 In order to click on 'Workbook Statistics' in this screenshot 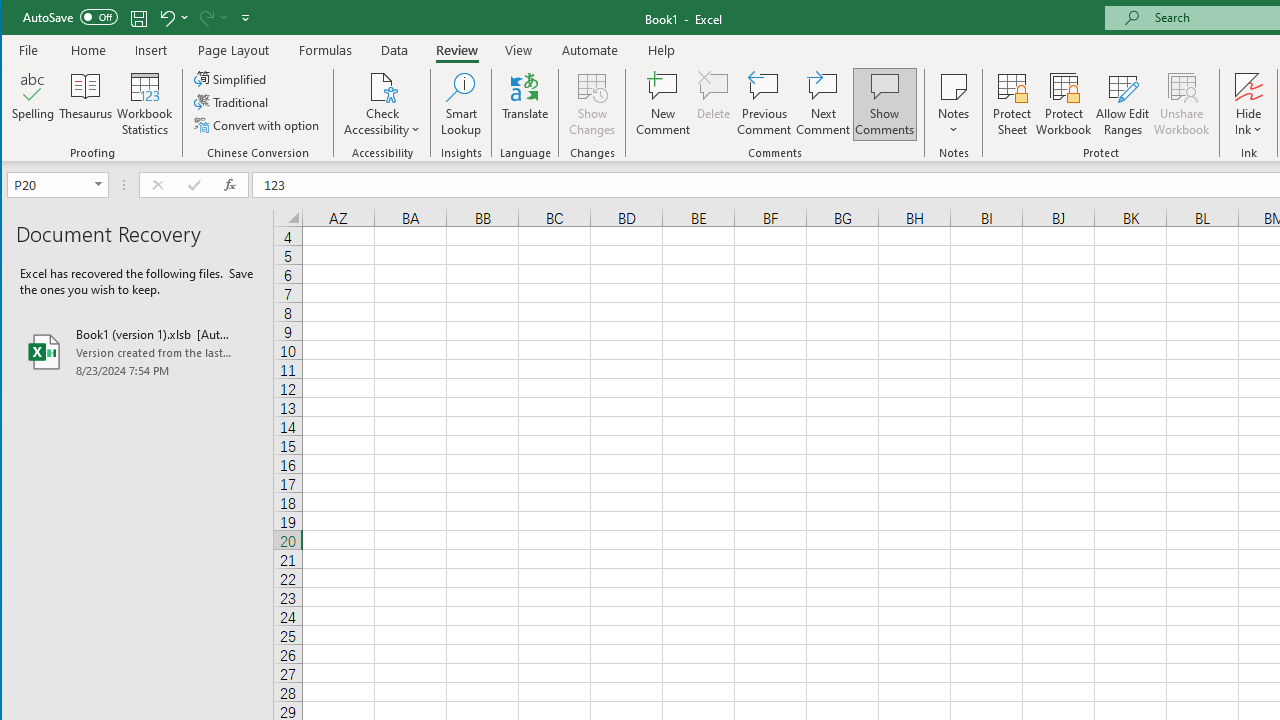, I will do `click(144, 104)`.